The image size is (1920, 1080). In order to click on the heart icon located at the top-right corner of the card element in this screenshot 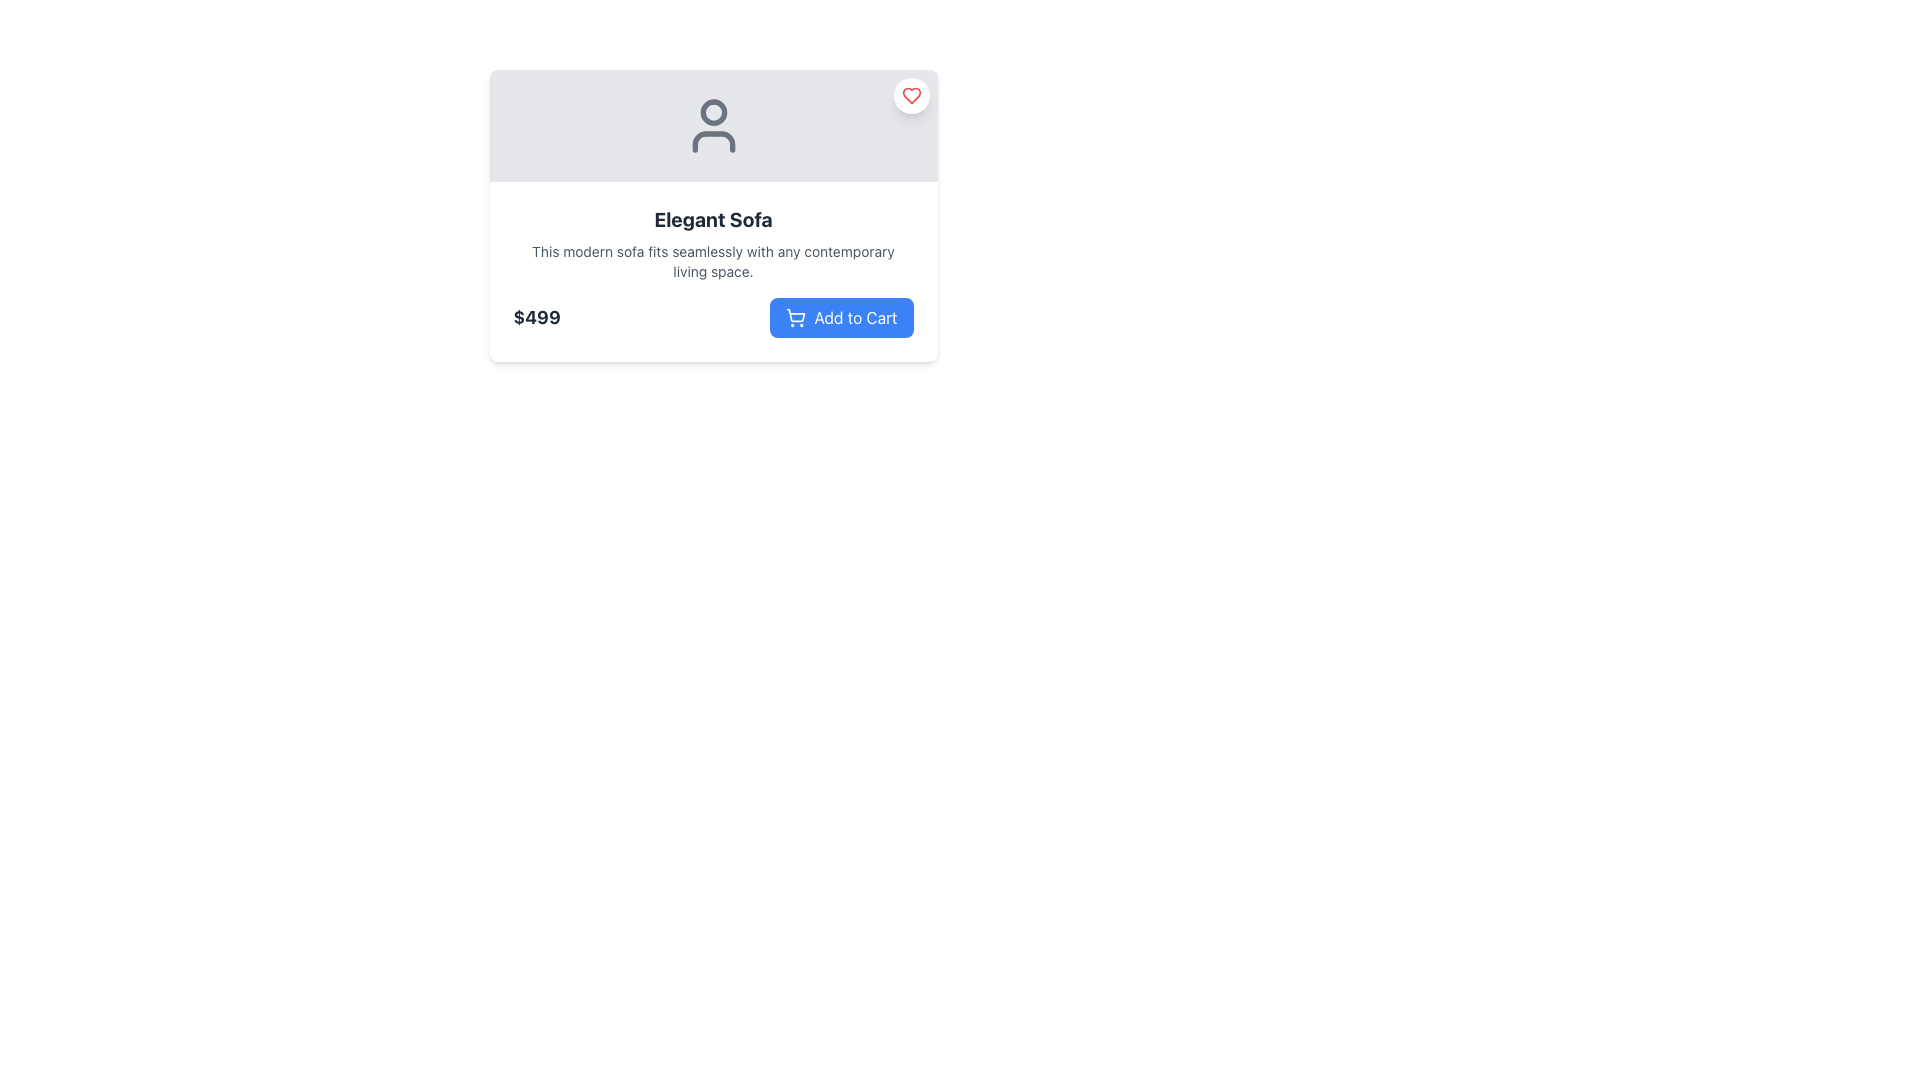, I will do `click(910, 96)`.